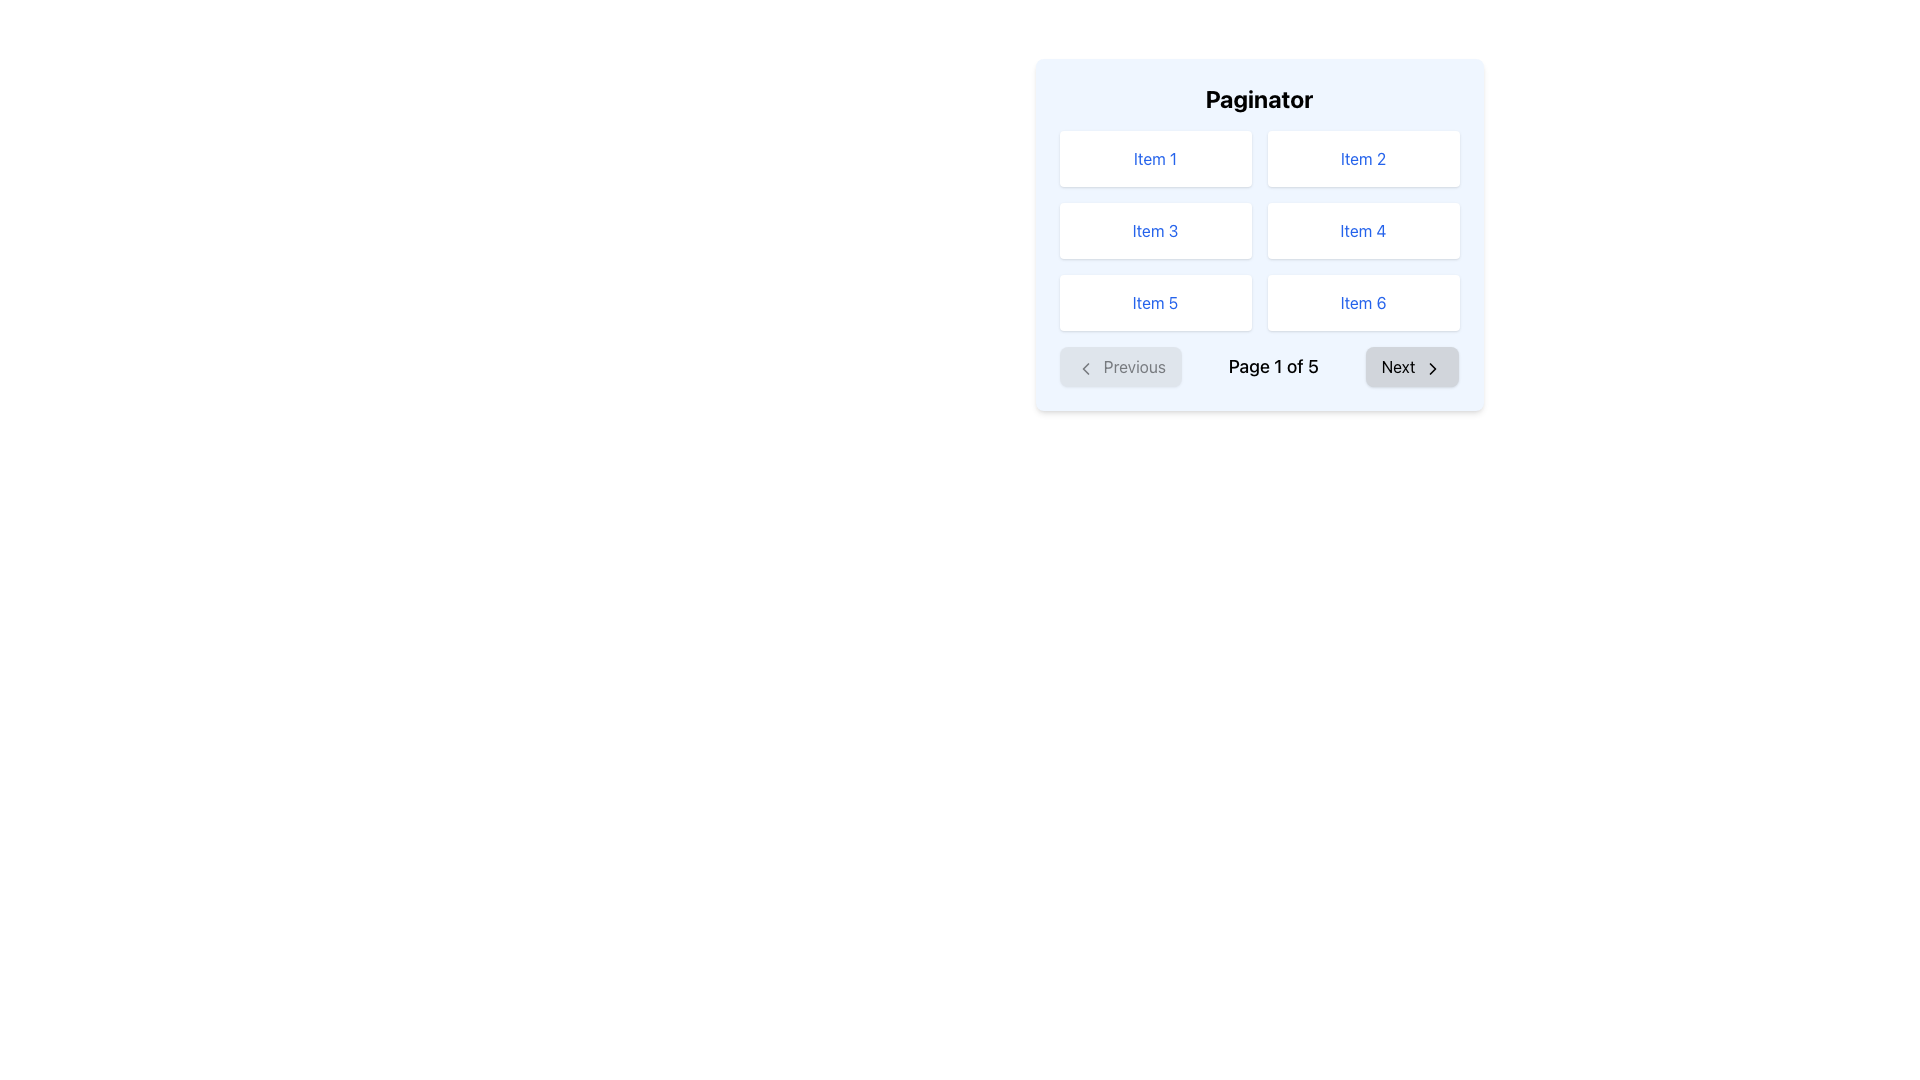 The height and width of the screenshot is (1080, 1920). I want to click on the left-pointing chevron icon located at the start of the 'Previous' button within the paginator control, so click(1084, 368).